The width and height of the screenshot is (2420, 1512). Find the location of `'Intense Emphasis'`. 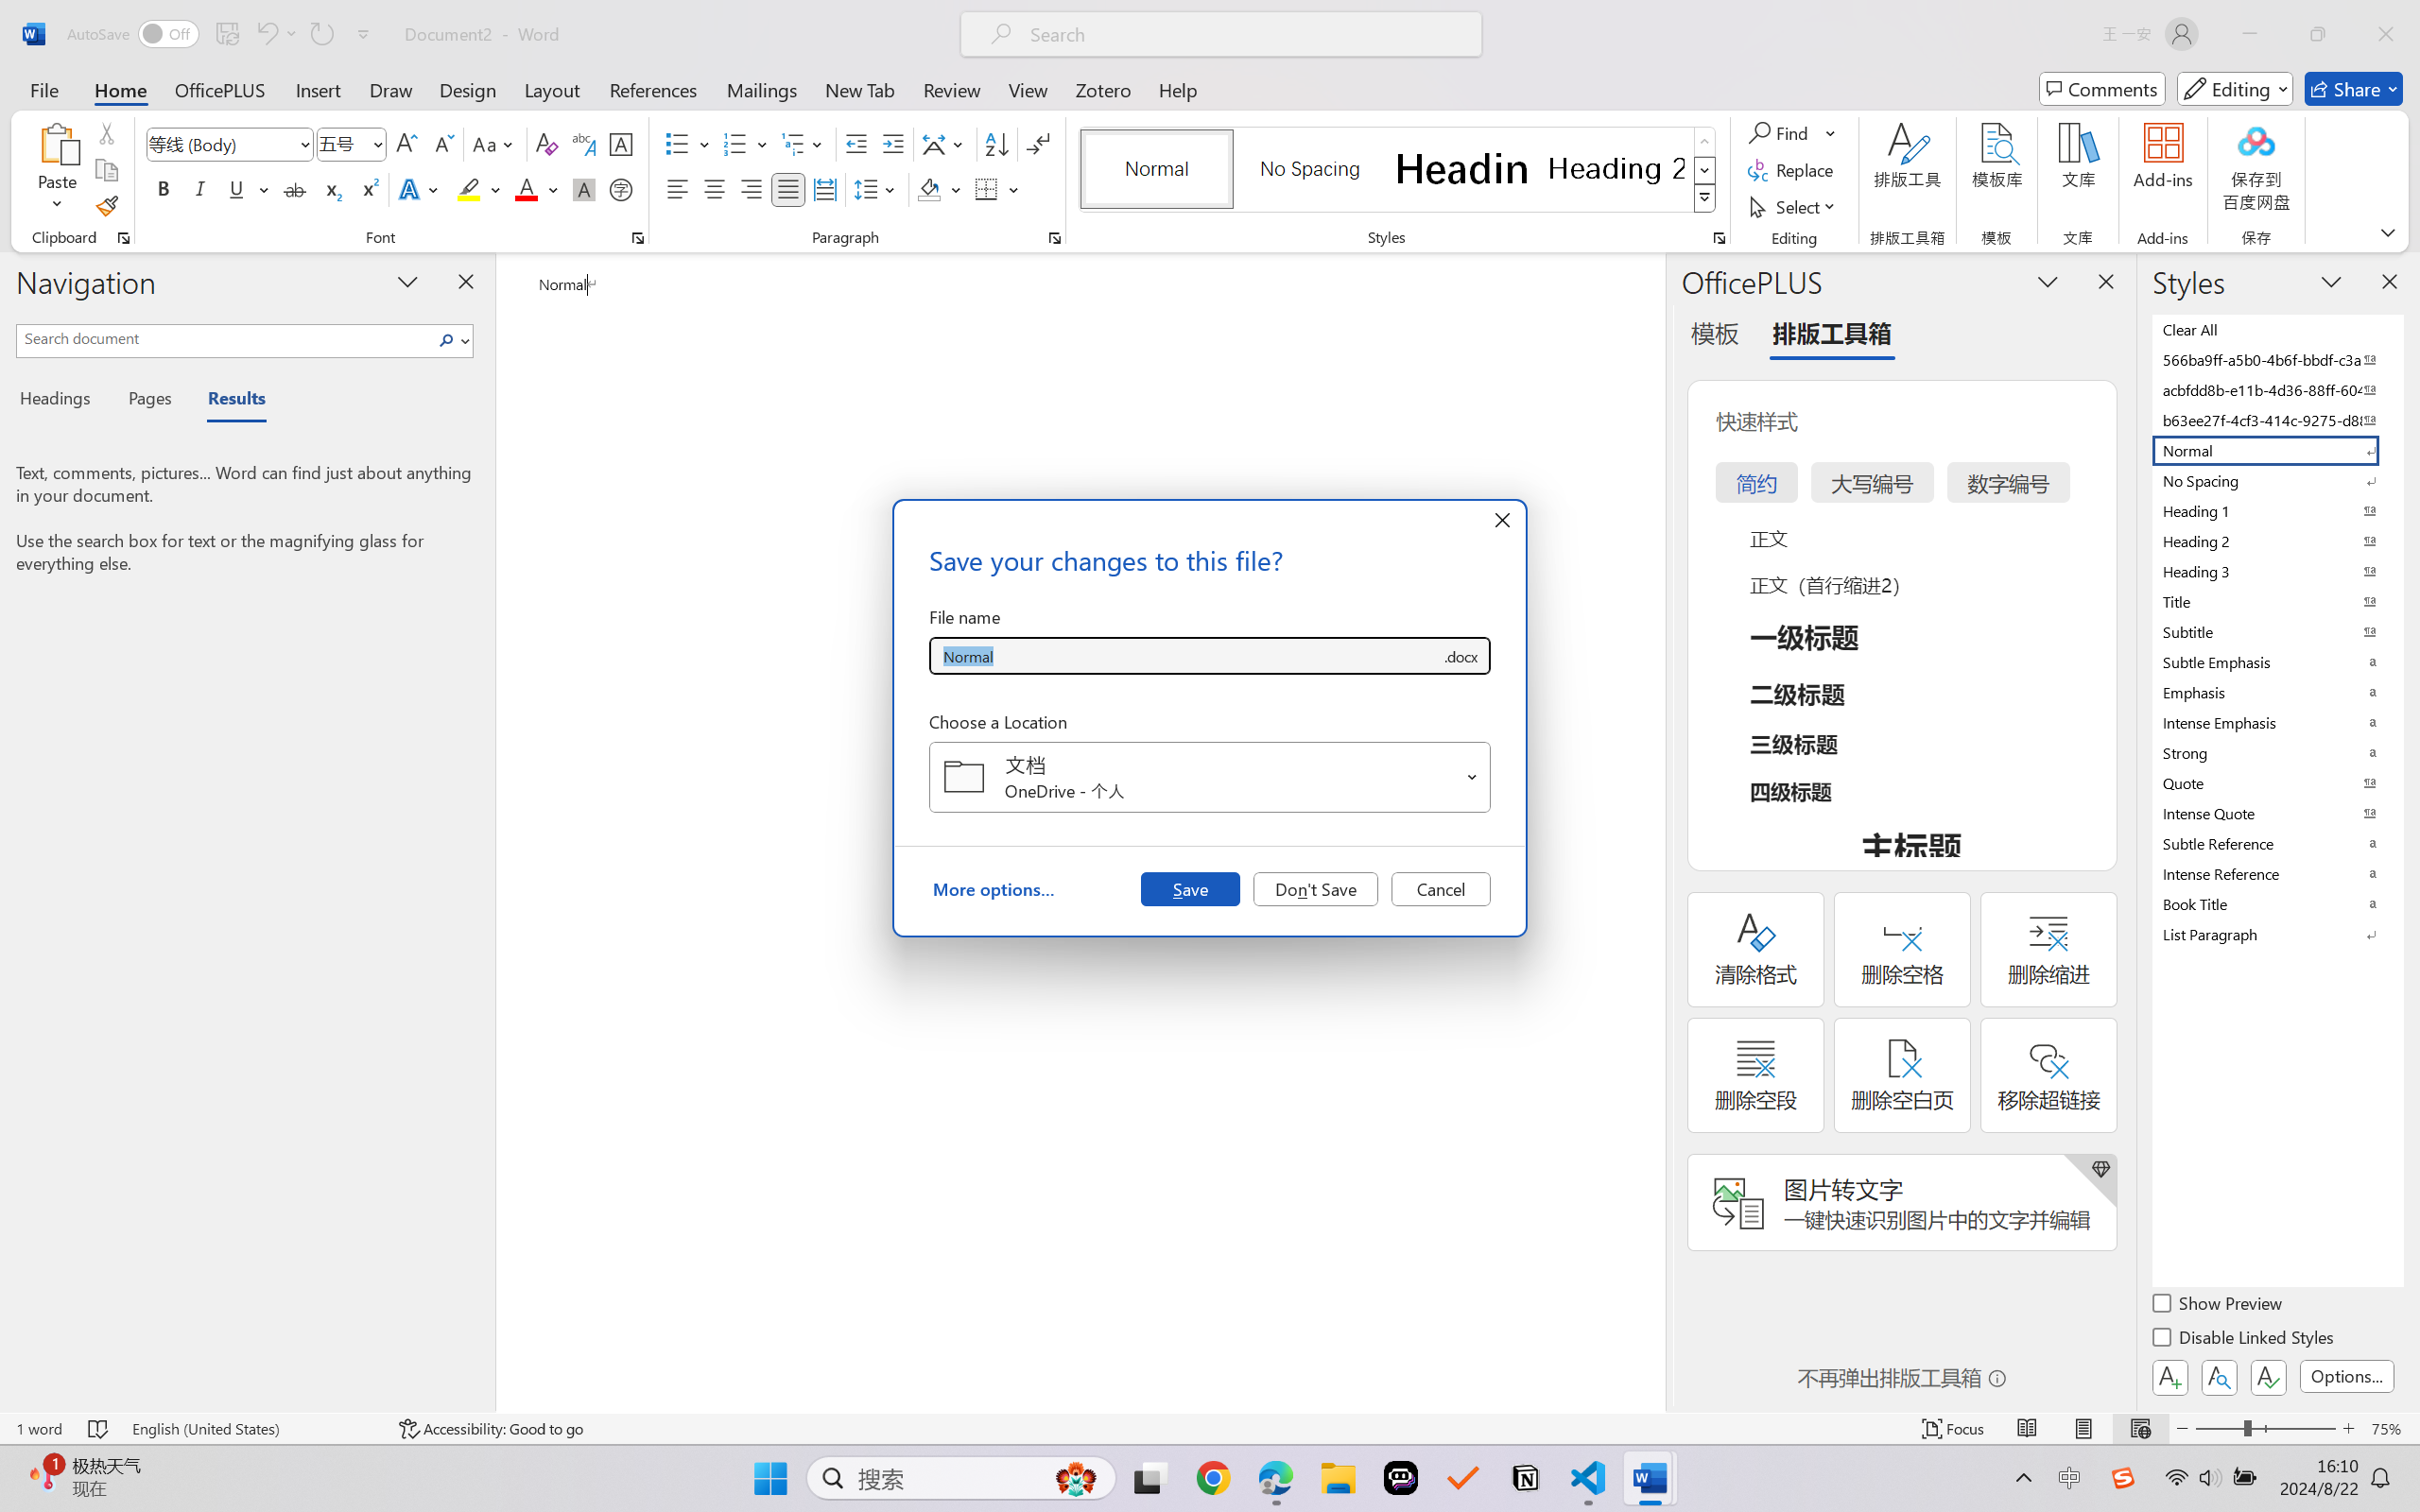

'Intense Emphasis' is located at coordinates (2275, 722).